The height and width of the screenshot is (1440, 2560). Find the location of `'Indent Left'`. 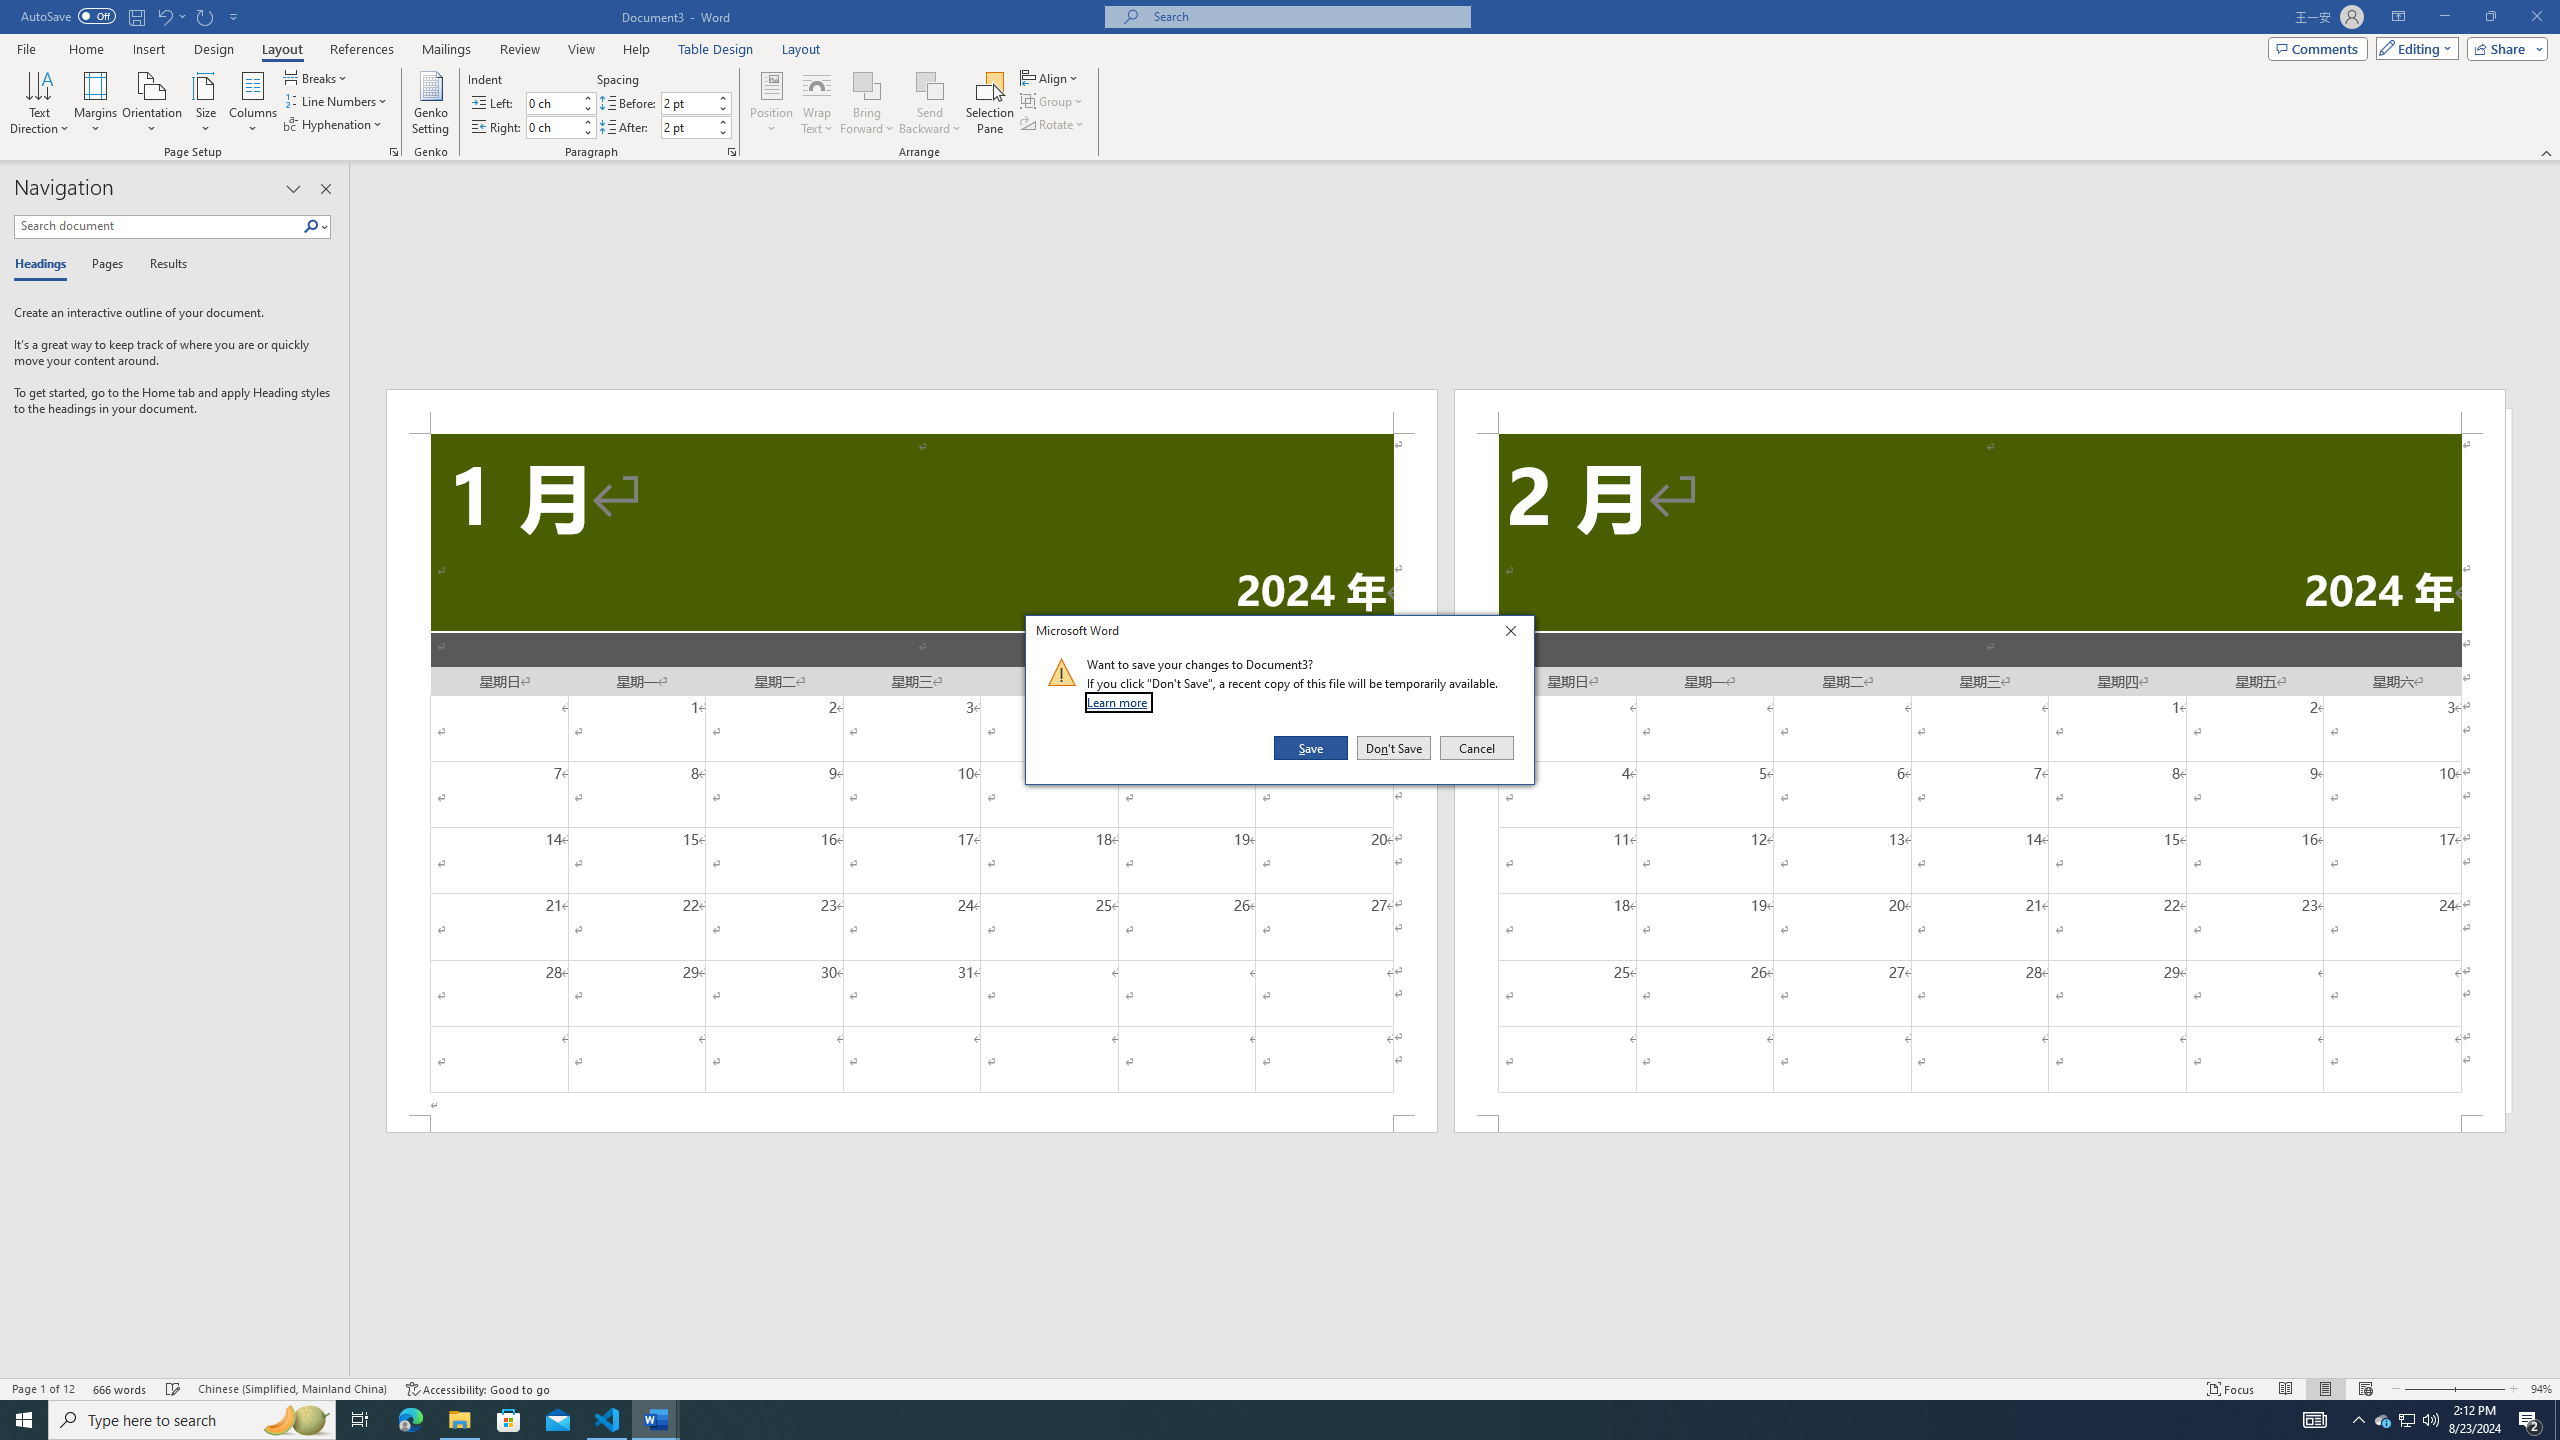

'Indent Left' is located at coordinates (551, 102).